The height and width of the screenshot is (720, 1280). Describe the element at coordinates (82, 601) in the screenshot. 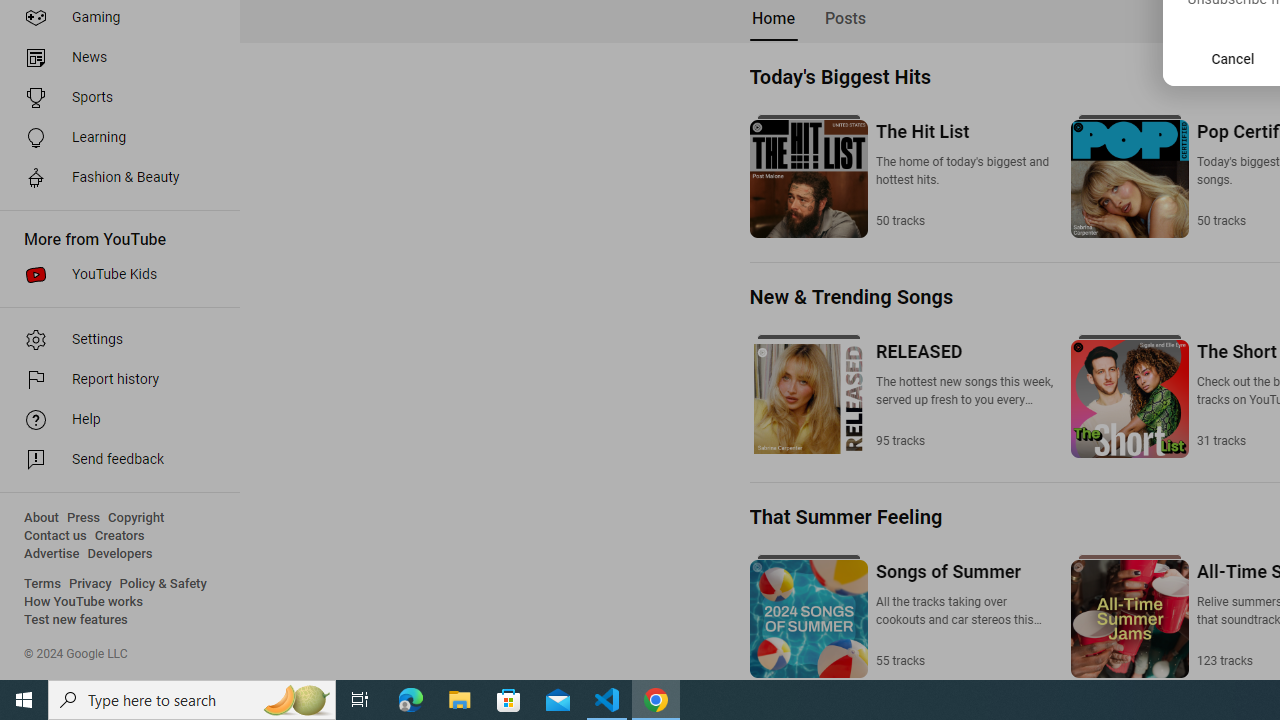

I see `'How YouTube works'` at that location.